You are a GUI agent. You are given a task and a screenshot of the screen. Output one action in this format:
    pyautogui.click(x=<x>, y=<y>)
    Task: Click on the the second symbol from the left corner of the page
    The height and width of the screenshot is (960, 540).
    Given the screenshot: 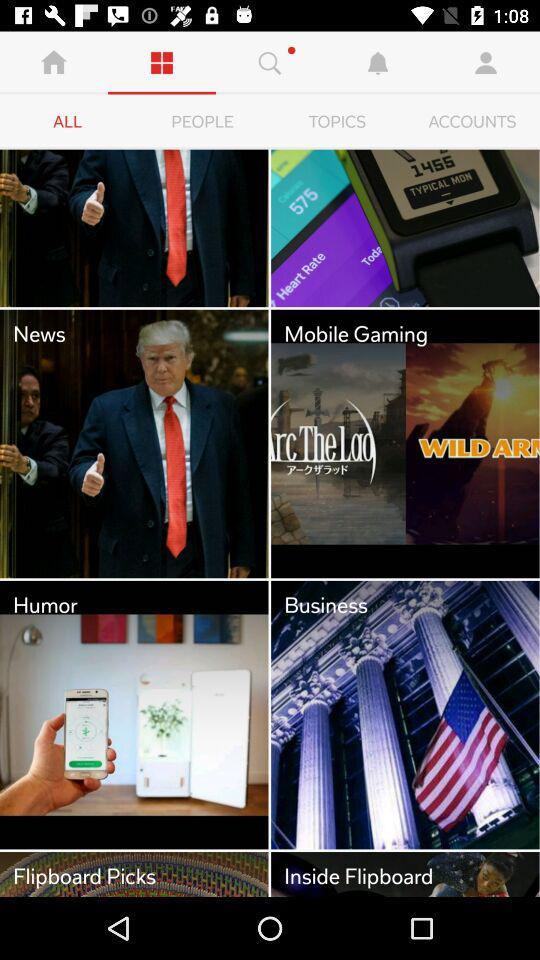 What is the action you would take?
    pyautogui.click(x=161, y=63)
    